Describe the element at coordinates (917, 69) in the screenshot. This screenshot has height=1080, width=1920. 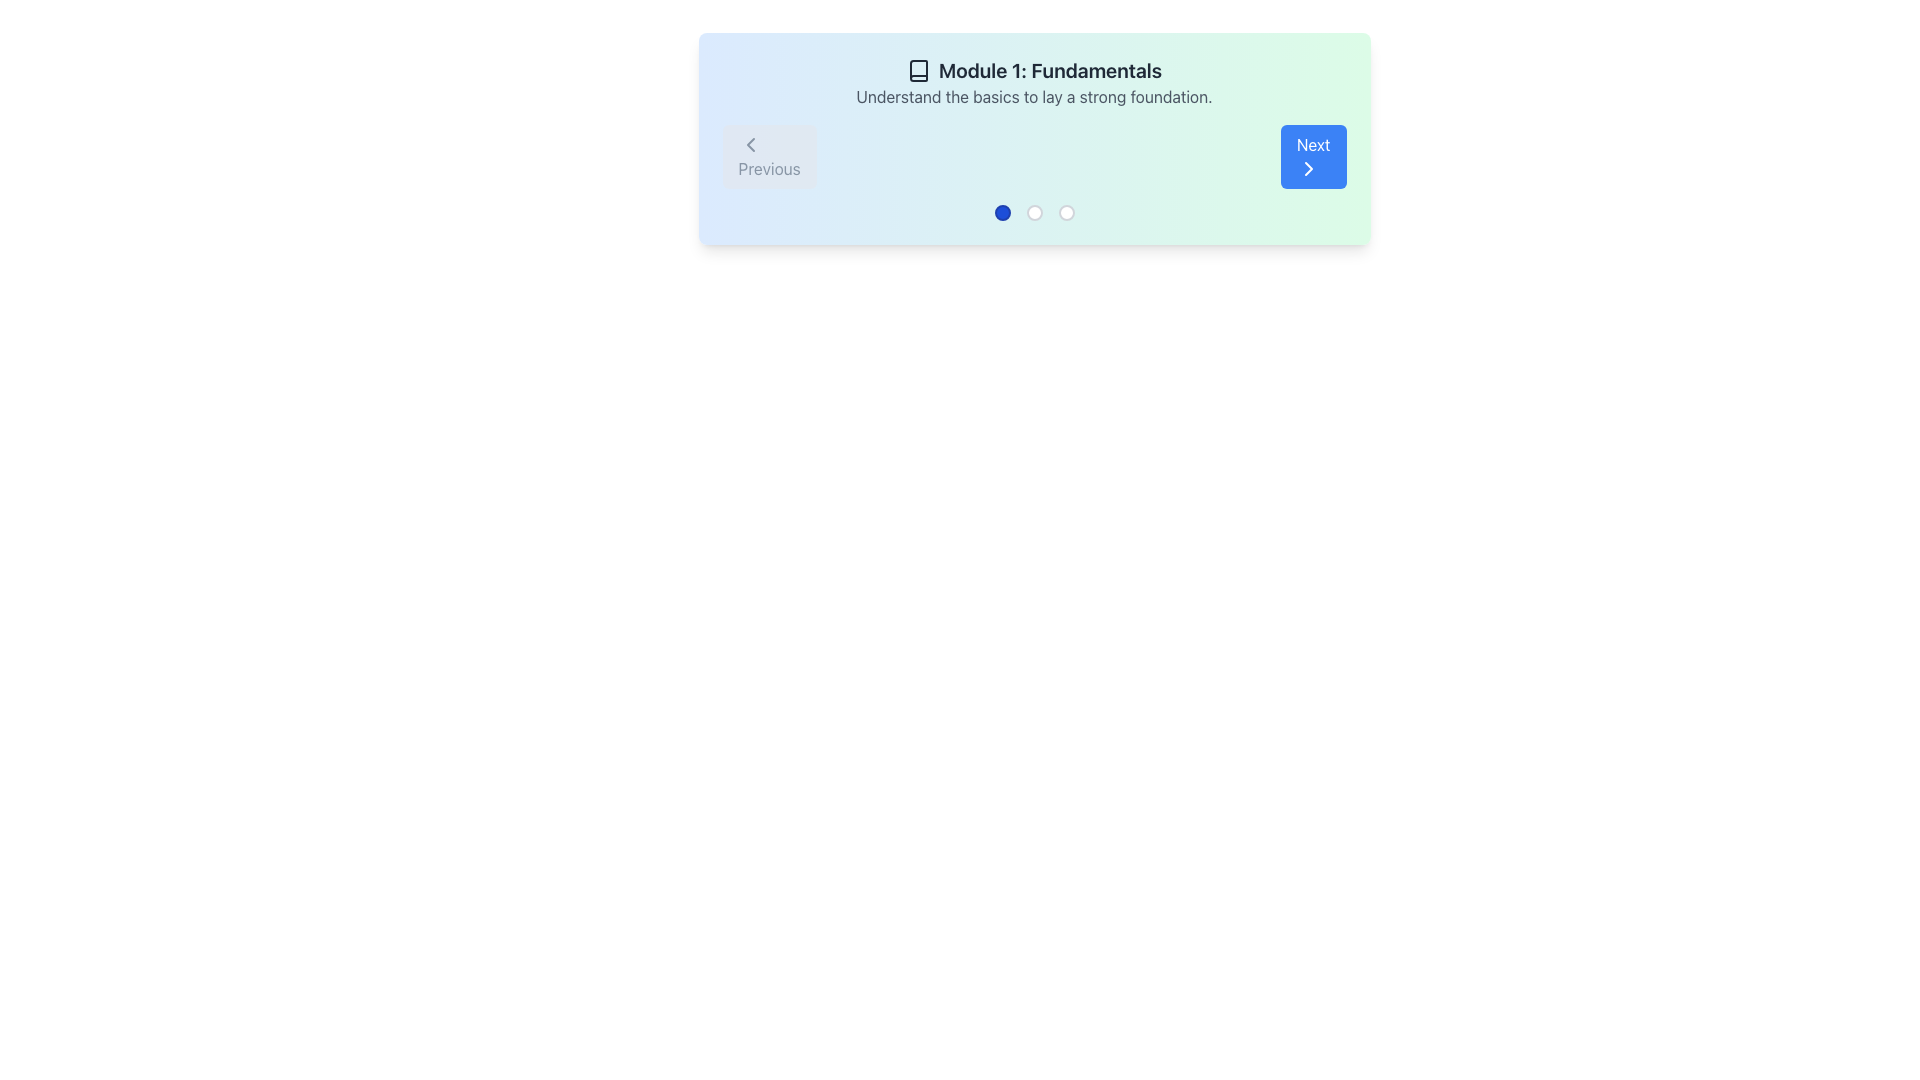
I see `the educational module icon located to the immediate left of the text 'Module 1: Fundamentals' in the top-center region of the interface` at that location.